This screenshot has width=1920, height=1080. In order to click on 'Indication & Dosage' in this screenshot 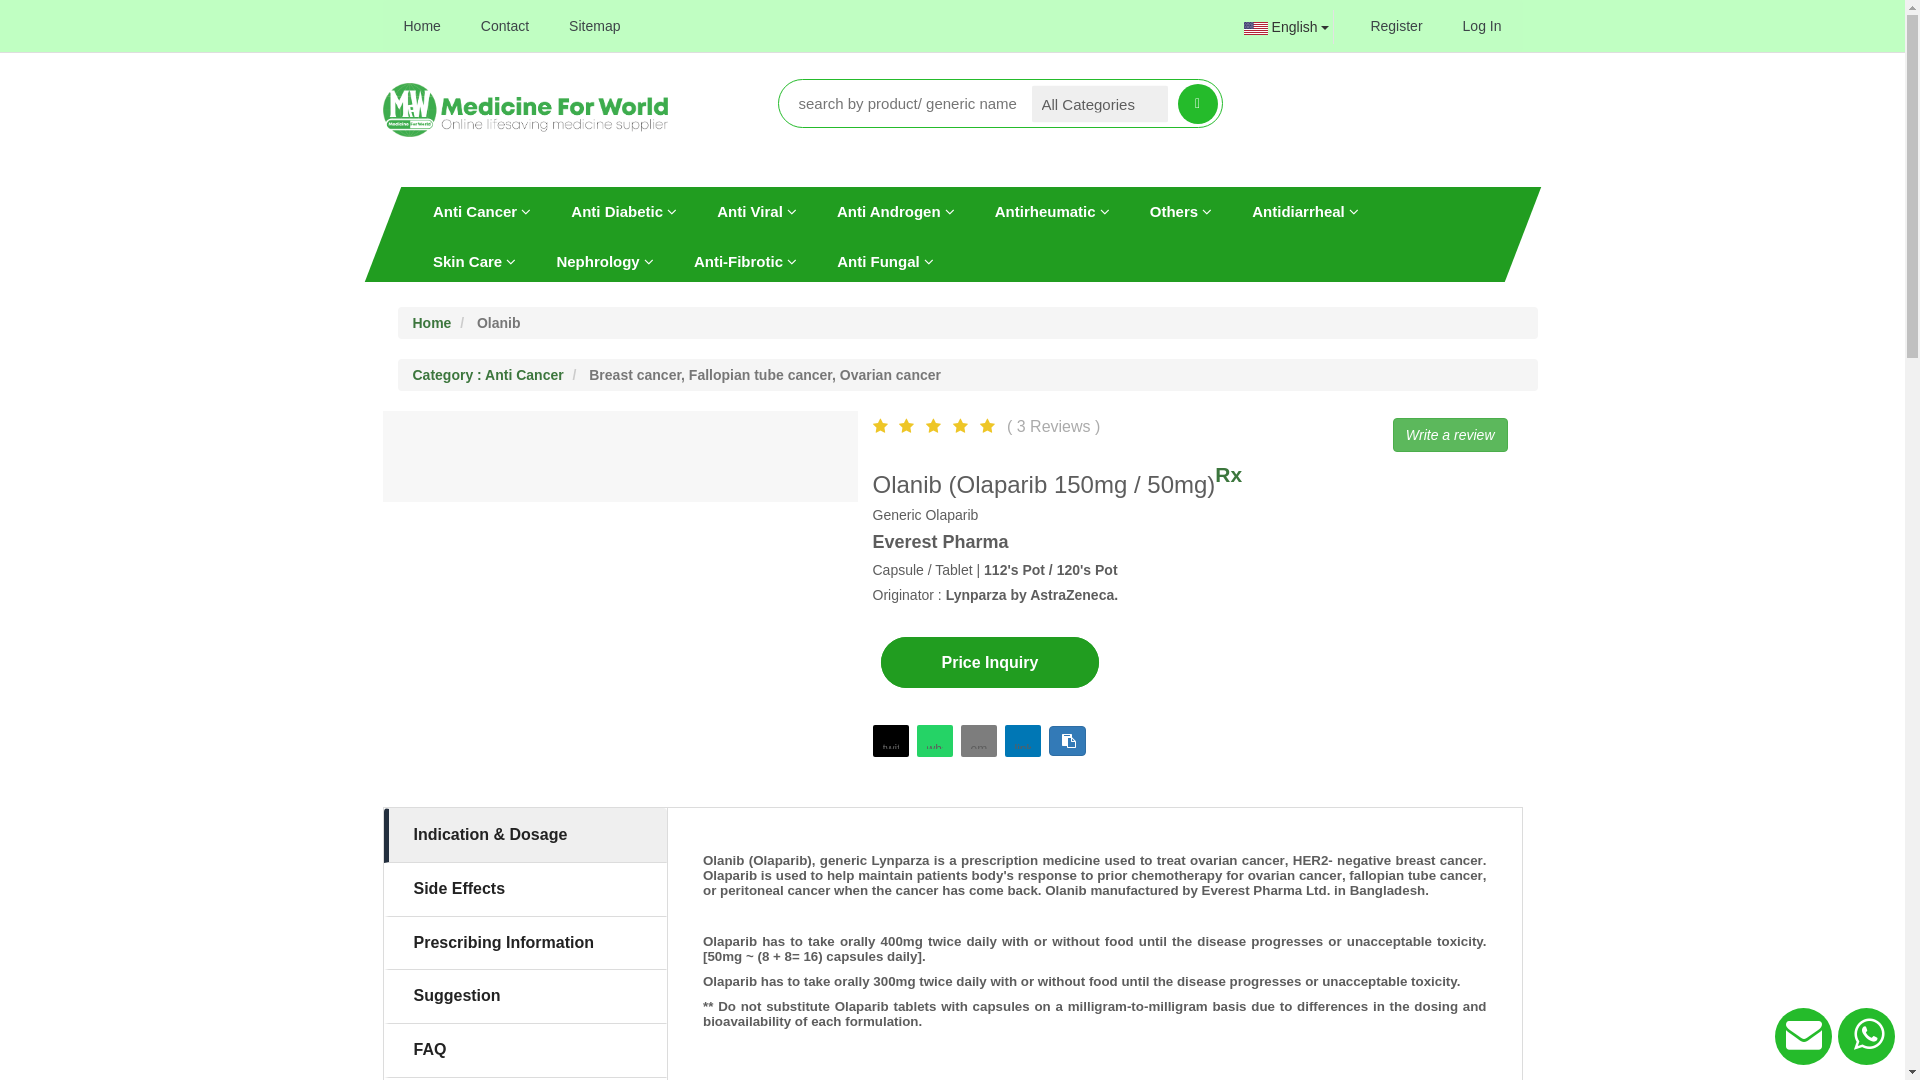, I will do `click(526, 835)`.